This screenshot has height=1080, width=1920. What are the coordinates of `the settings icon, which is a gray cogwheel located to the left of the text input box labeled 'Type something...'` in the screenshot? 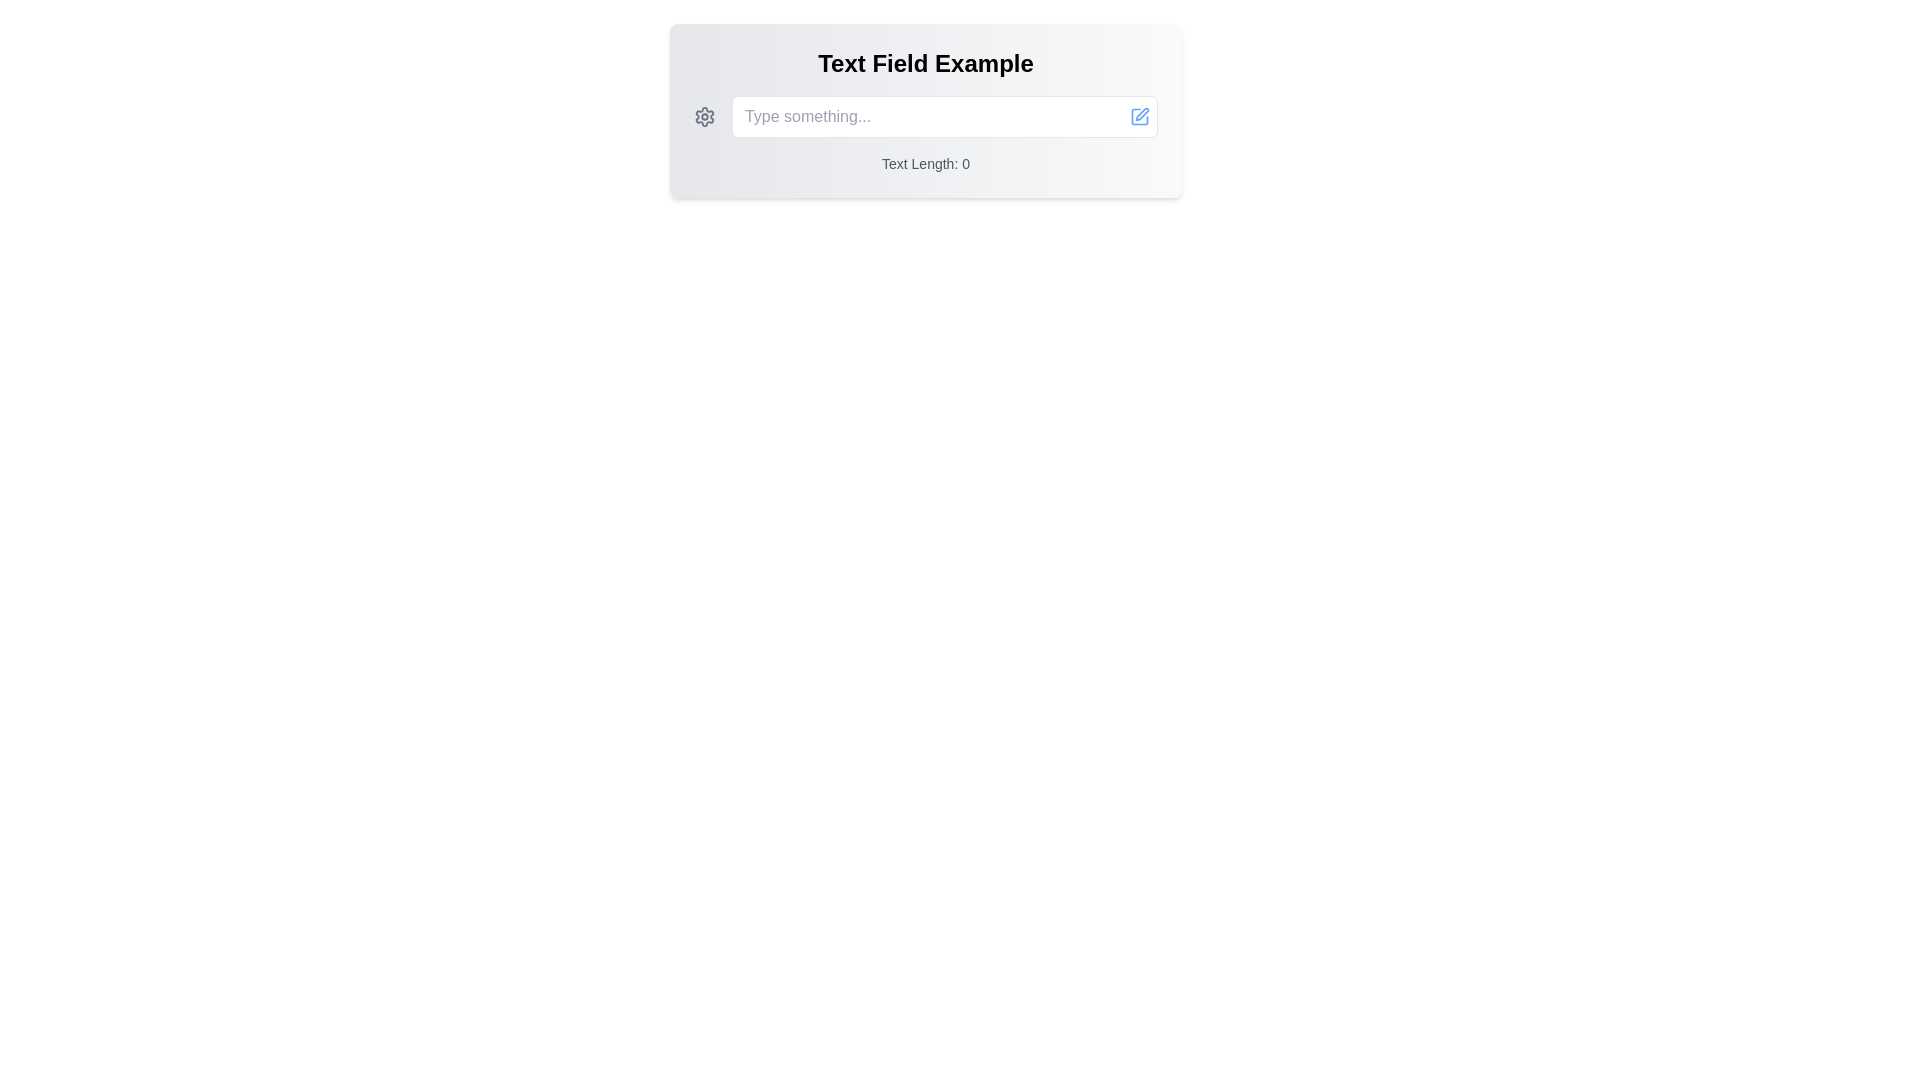 It's located at (705, 116).